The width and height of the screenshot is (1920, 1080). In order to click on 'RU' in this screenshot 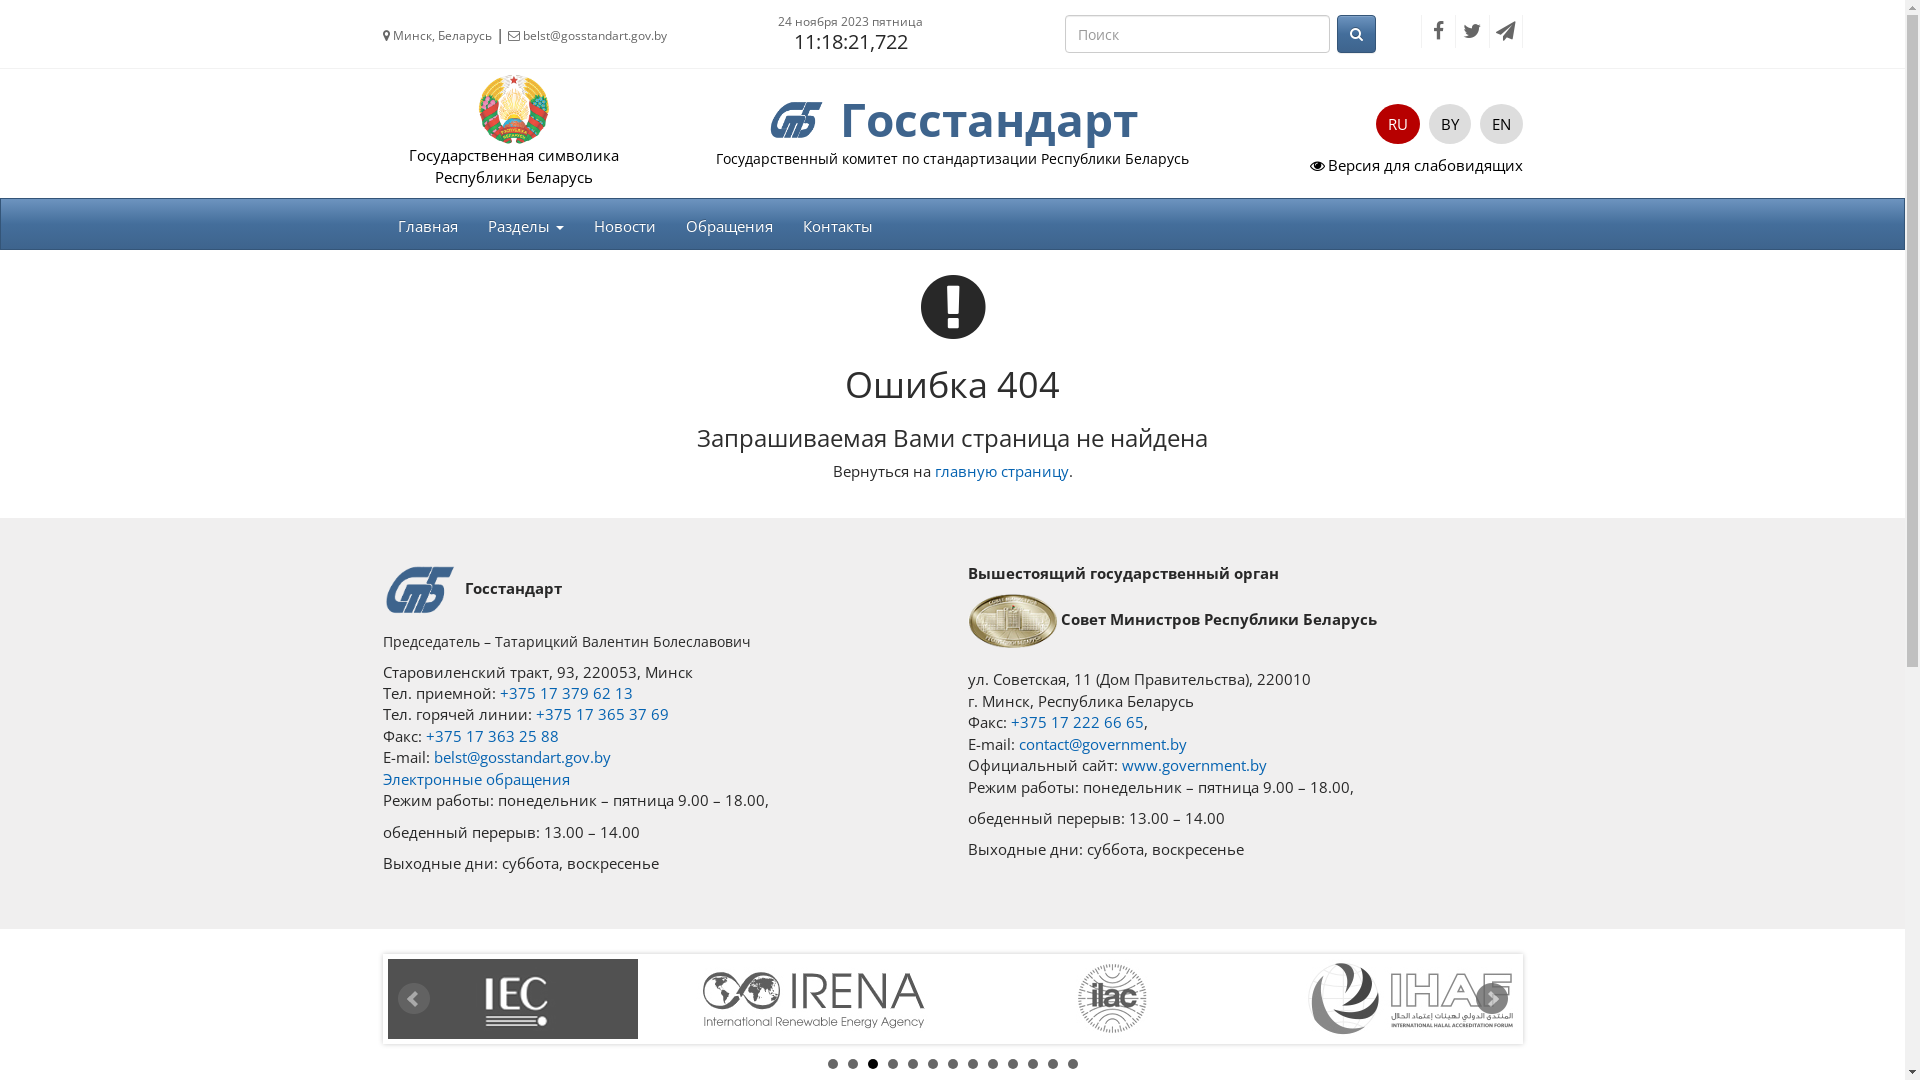, I will do `click(1396, 123)`.